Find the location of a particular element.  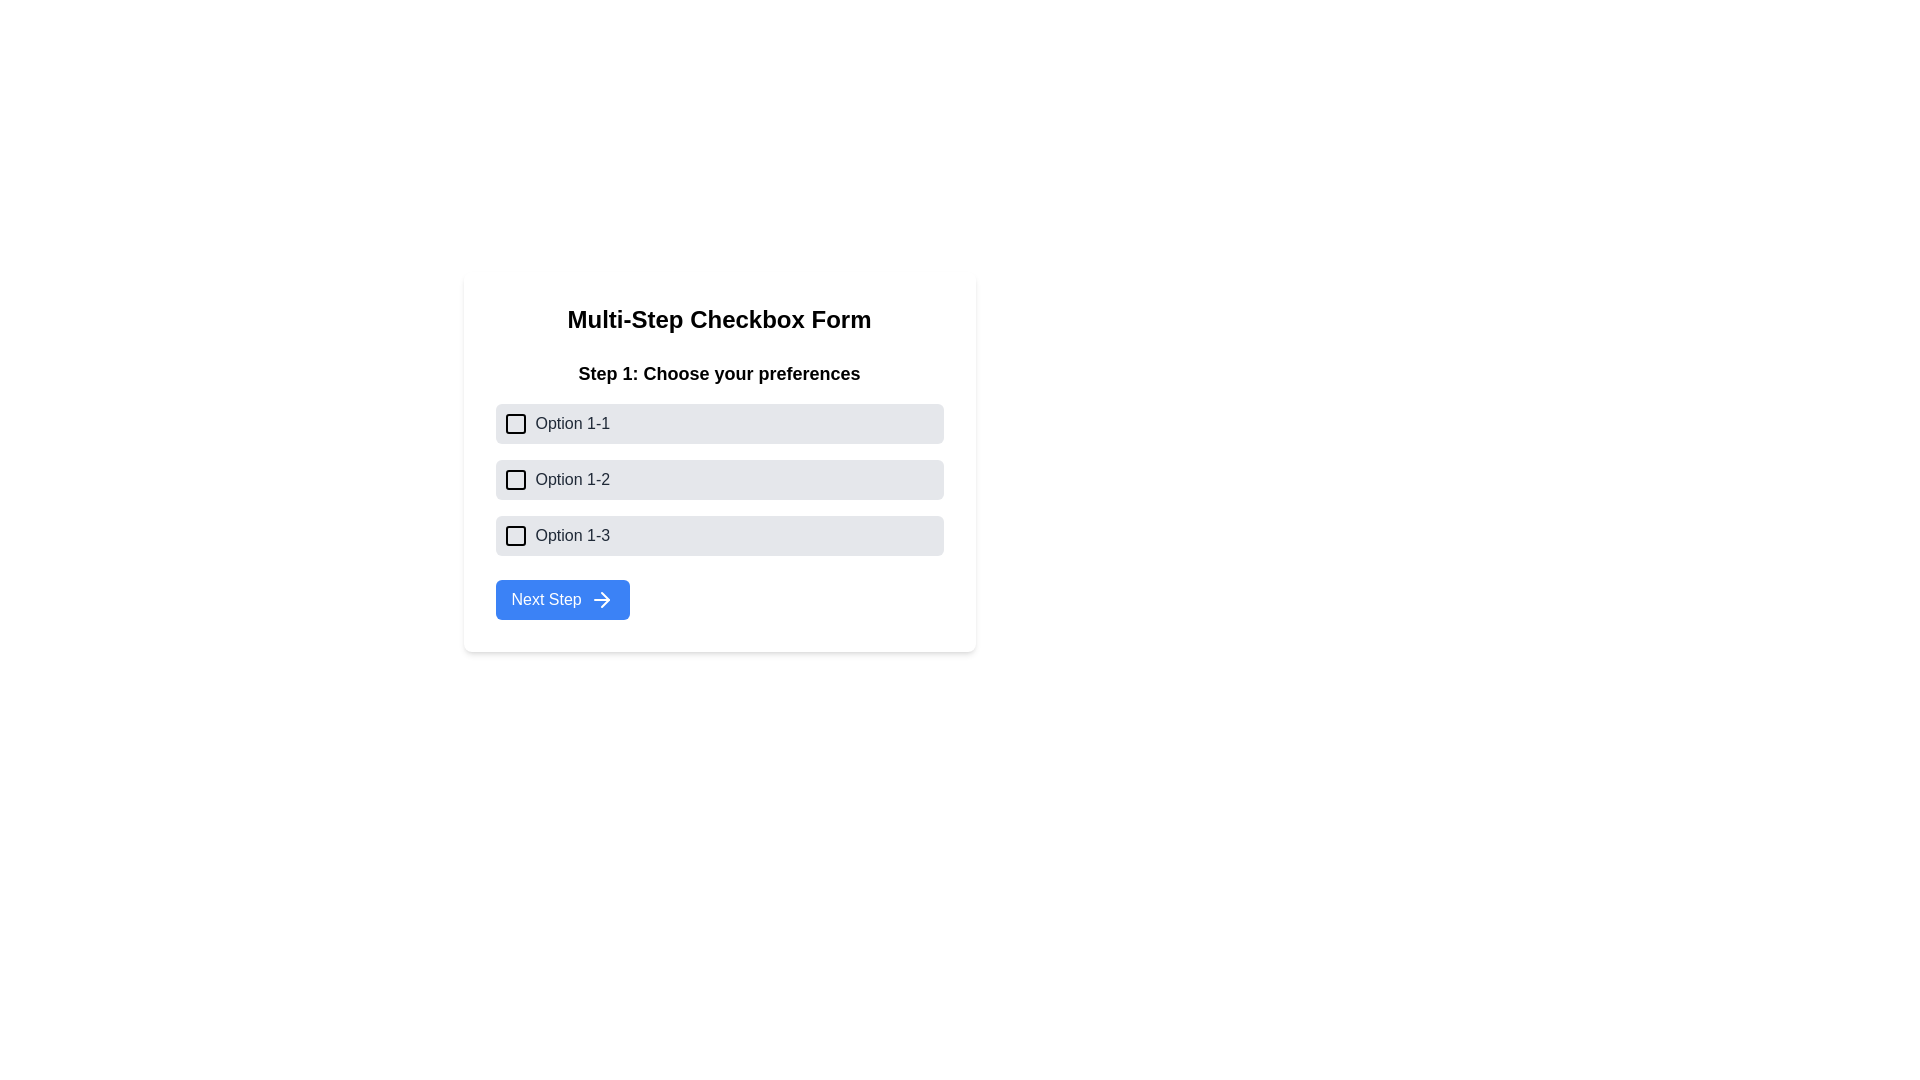

the checkbox for 'Option 1-2', which is a small square with rounded corners embedded in a light gray background is located at coordinates (515, 479).